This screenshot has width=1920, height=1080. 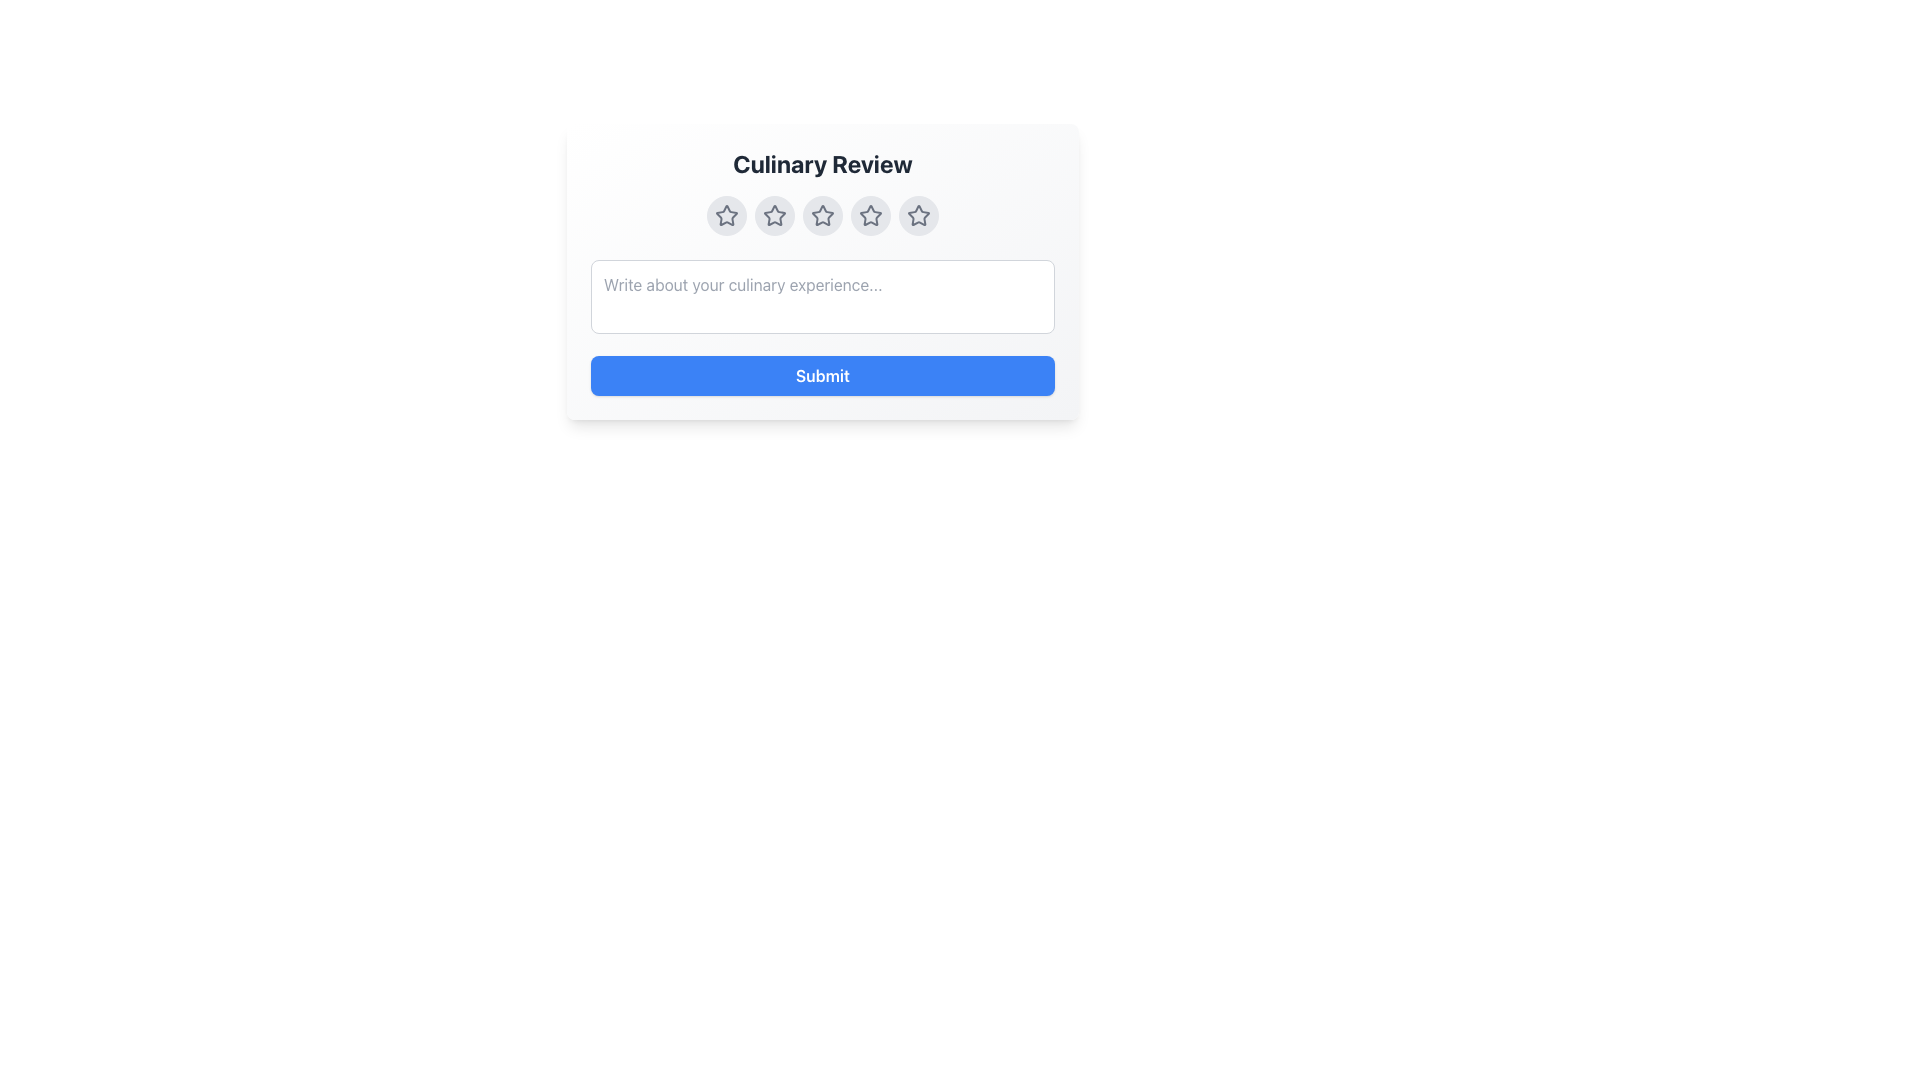 I want to click on the last star icon in the rating selector, so click(x=917, y=216).